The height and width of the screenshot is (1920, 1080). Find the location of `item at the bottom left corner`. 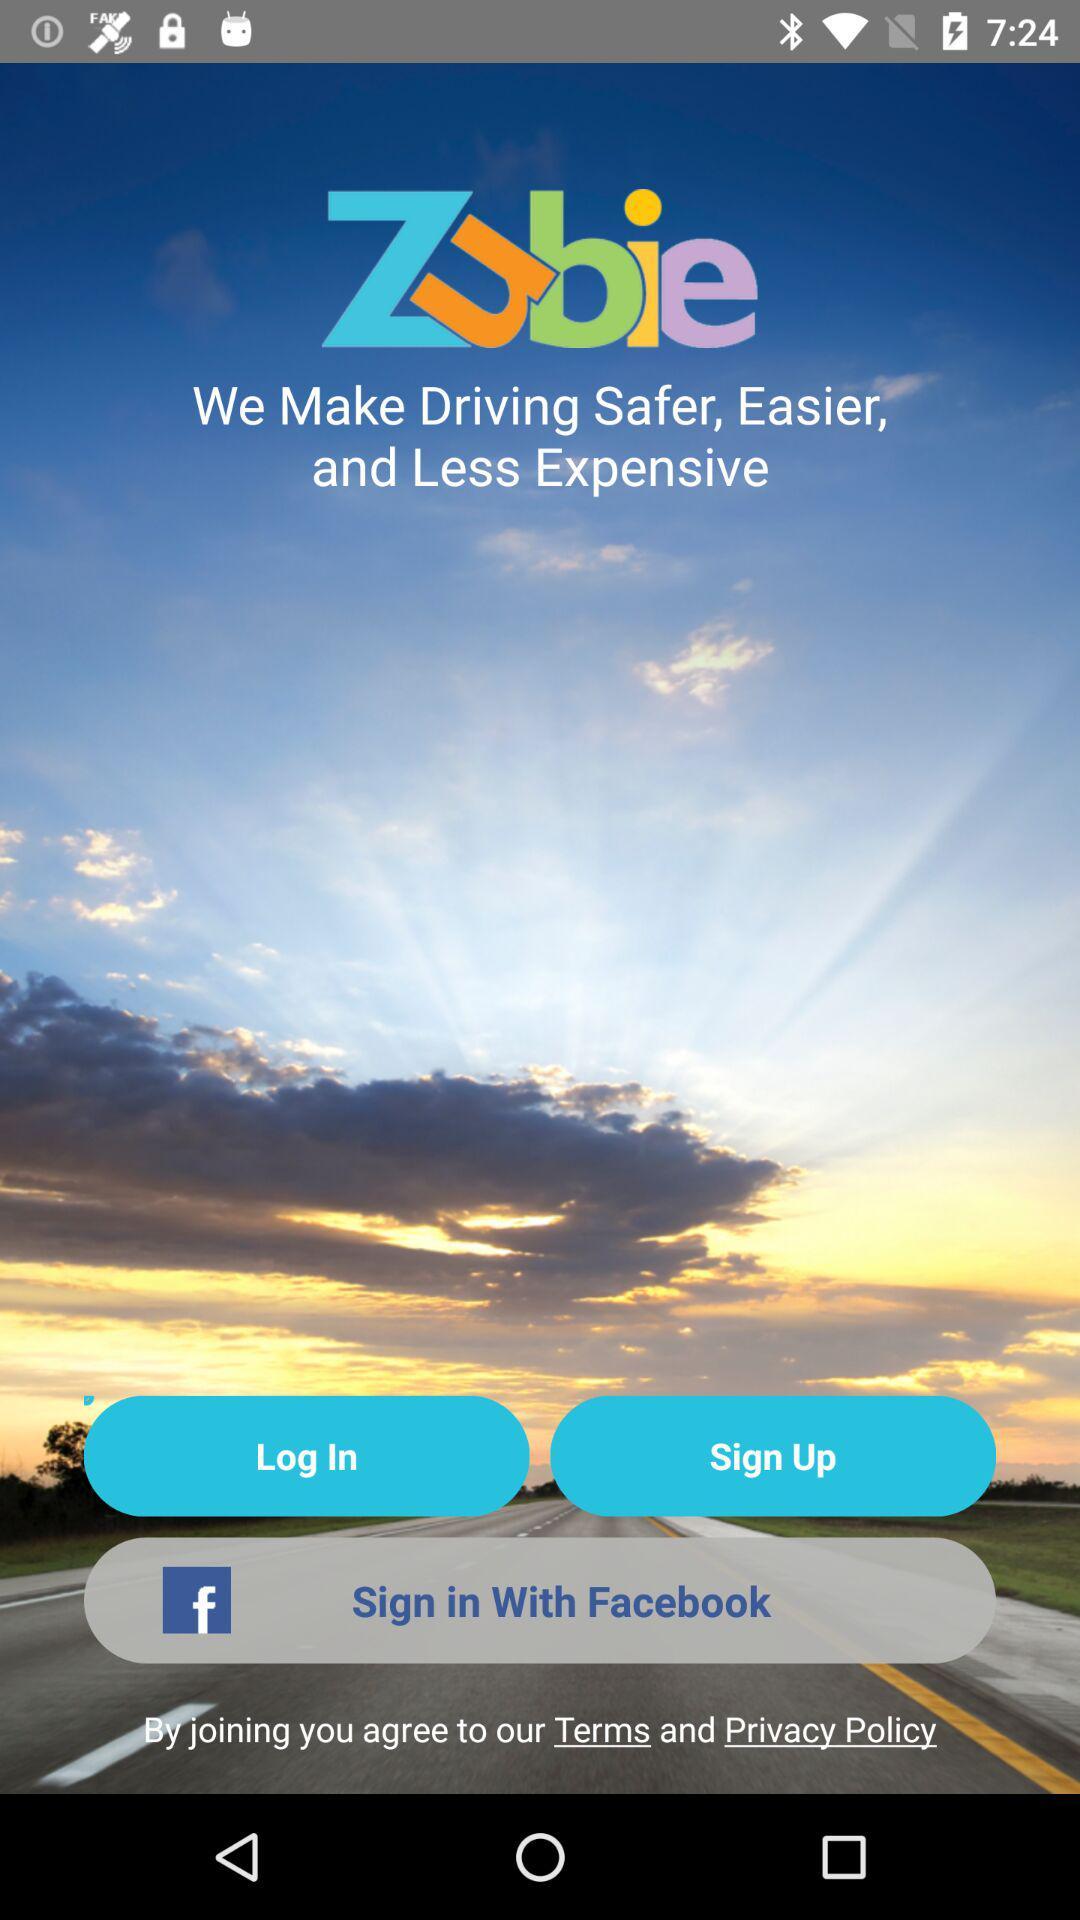

item at the bottom left corner is located at coordinates (306, 1456).